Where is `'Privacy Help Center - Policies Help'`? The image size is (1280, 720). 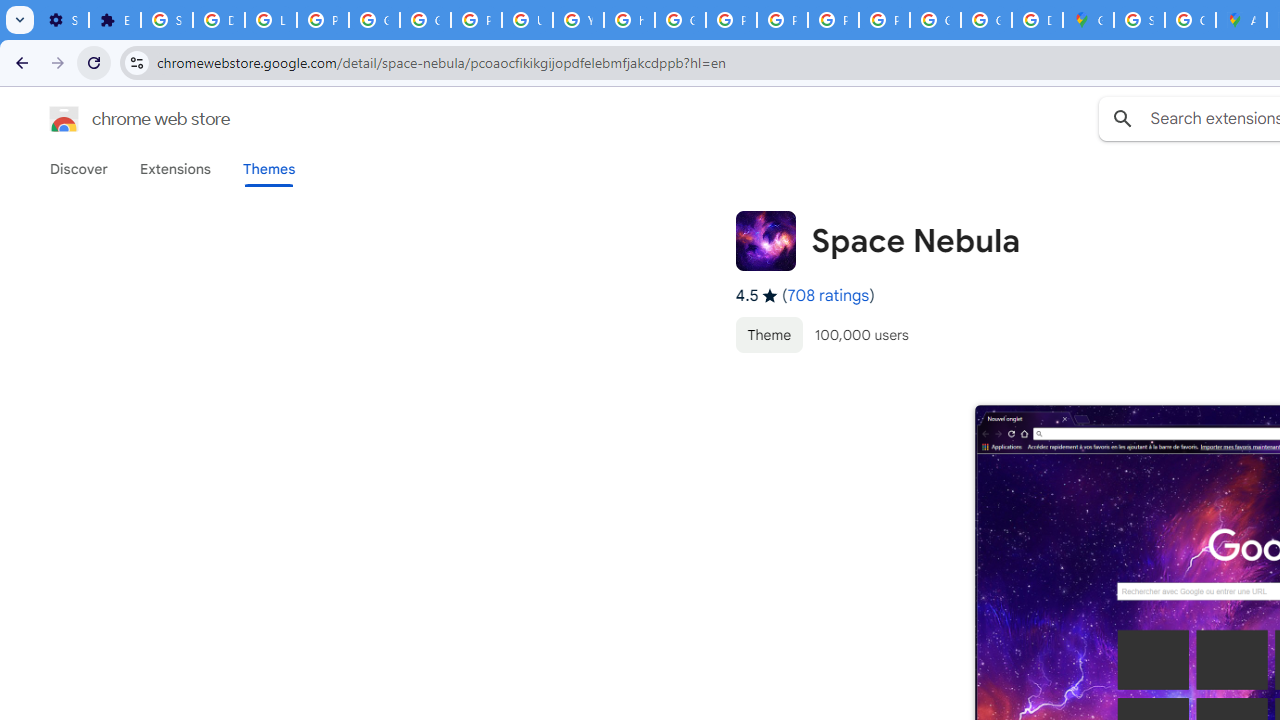 'Privacy Help Center - Policies Help' is located at coordinates (730, 20).